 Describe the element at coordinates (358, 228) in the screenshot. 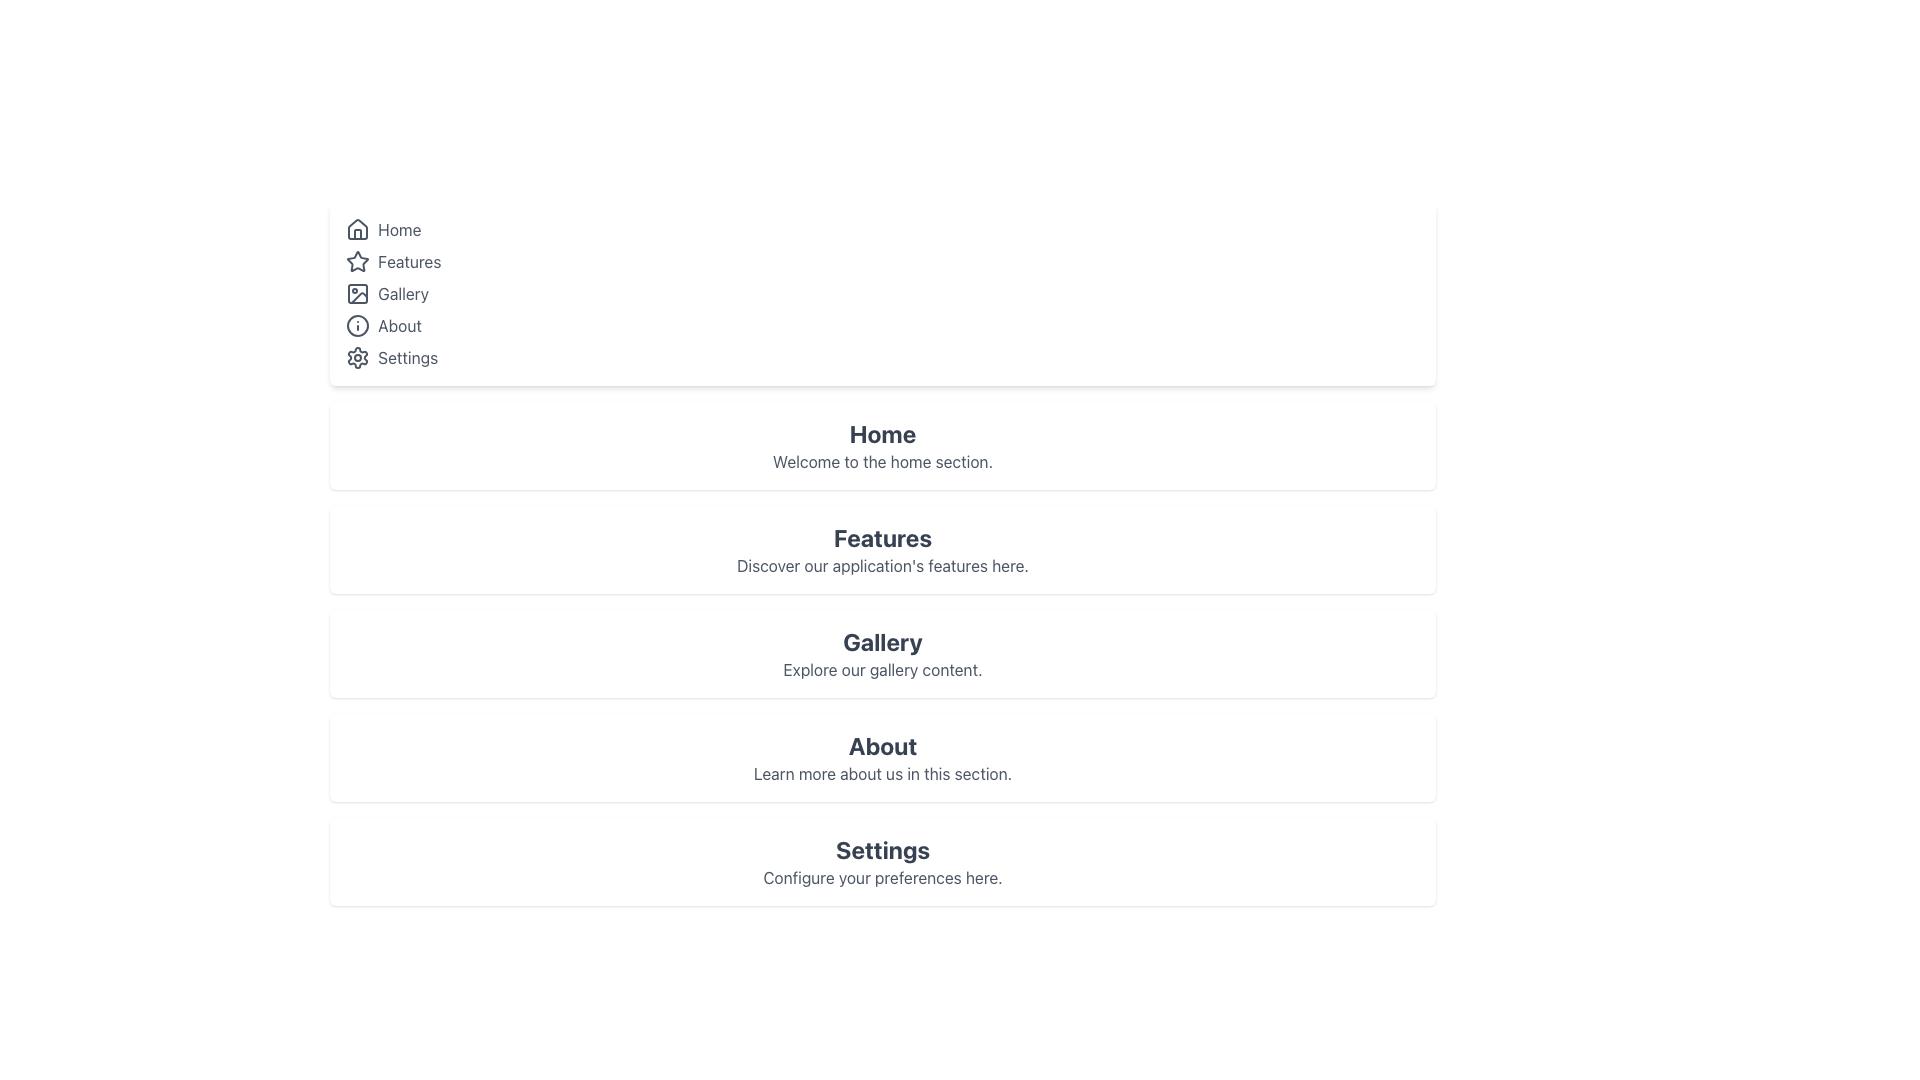

I see `the house-shaped icon in the sidebar navigation menu, which is the first element and is located to the left of the 'Home' label` at that location.